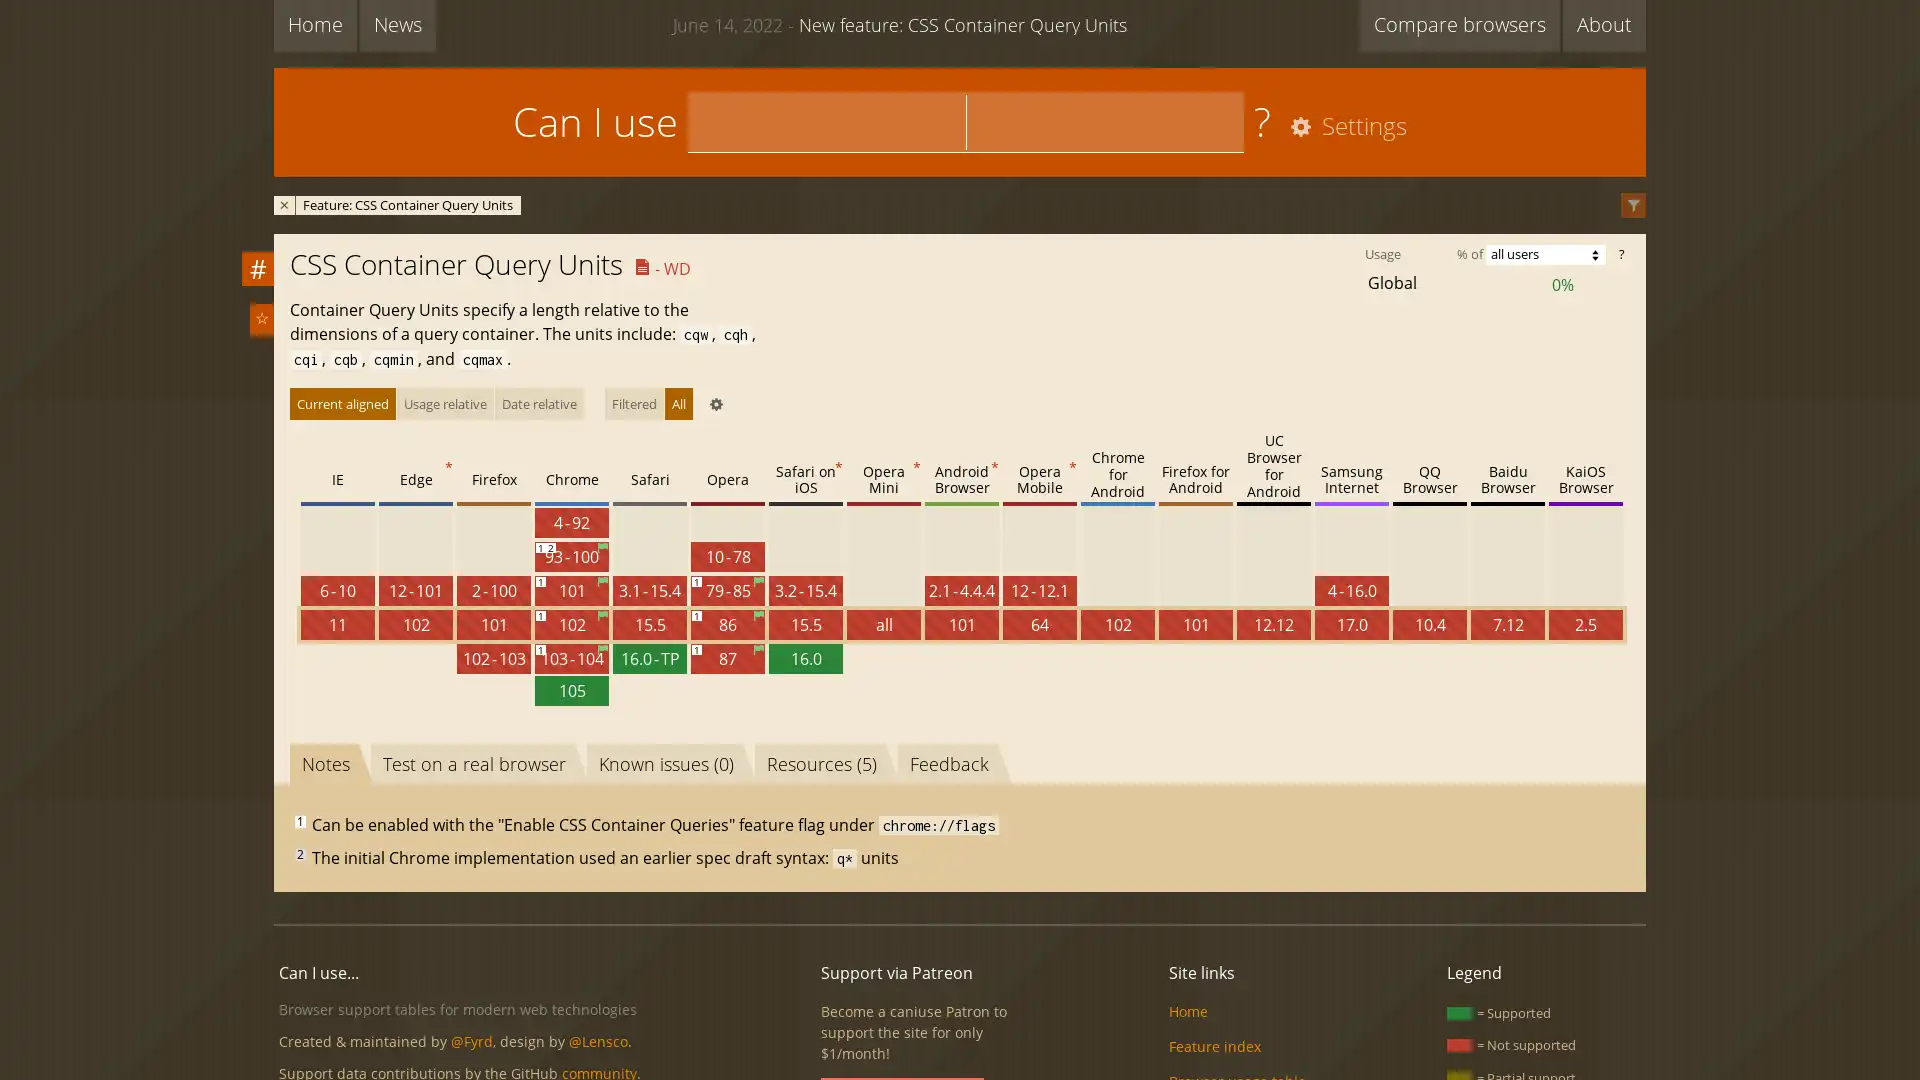 The height and width of the screenshot is (1080, 1920). I want to click on Usage relative, so click(444, 404).